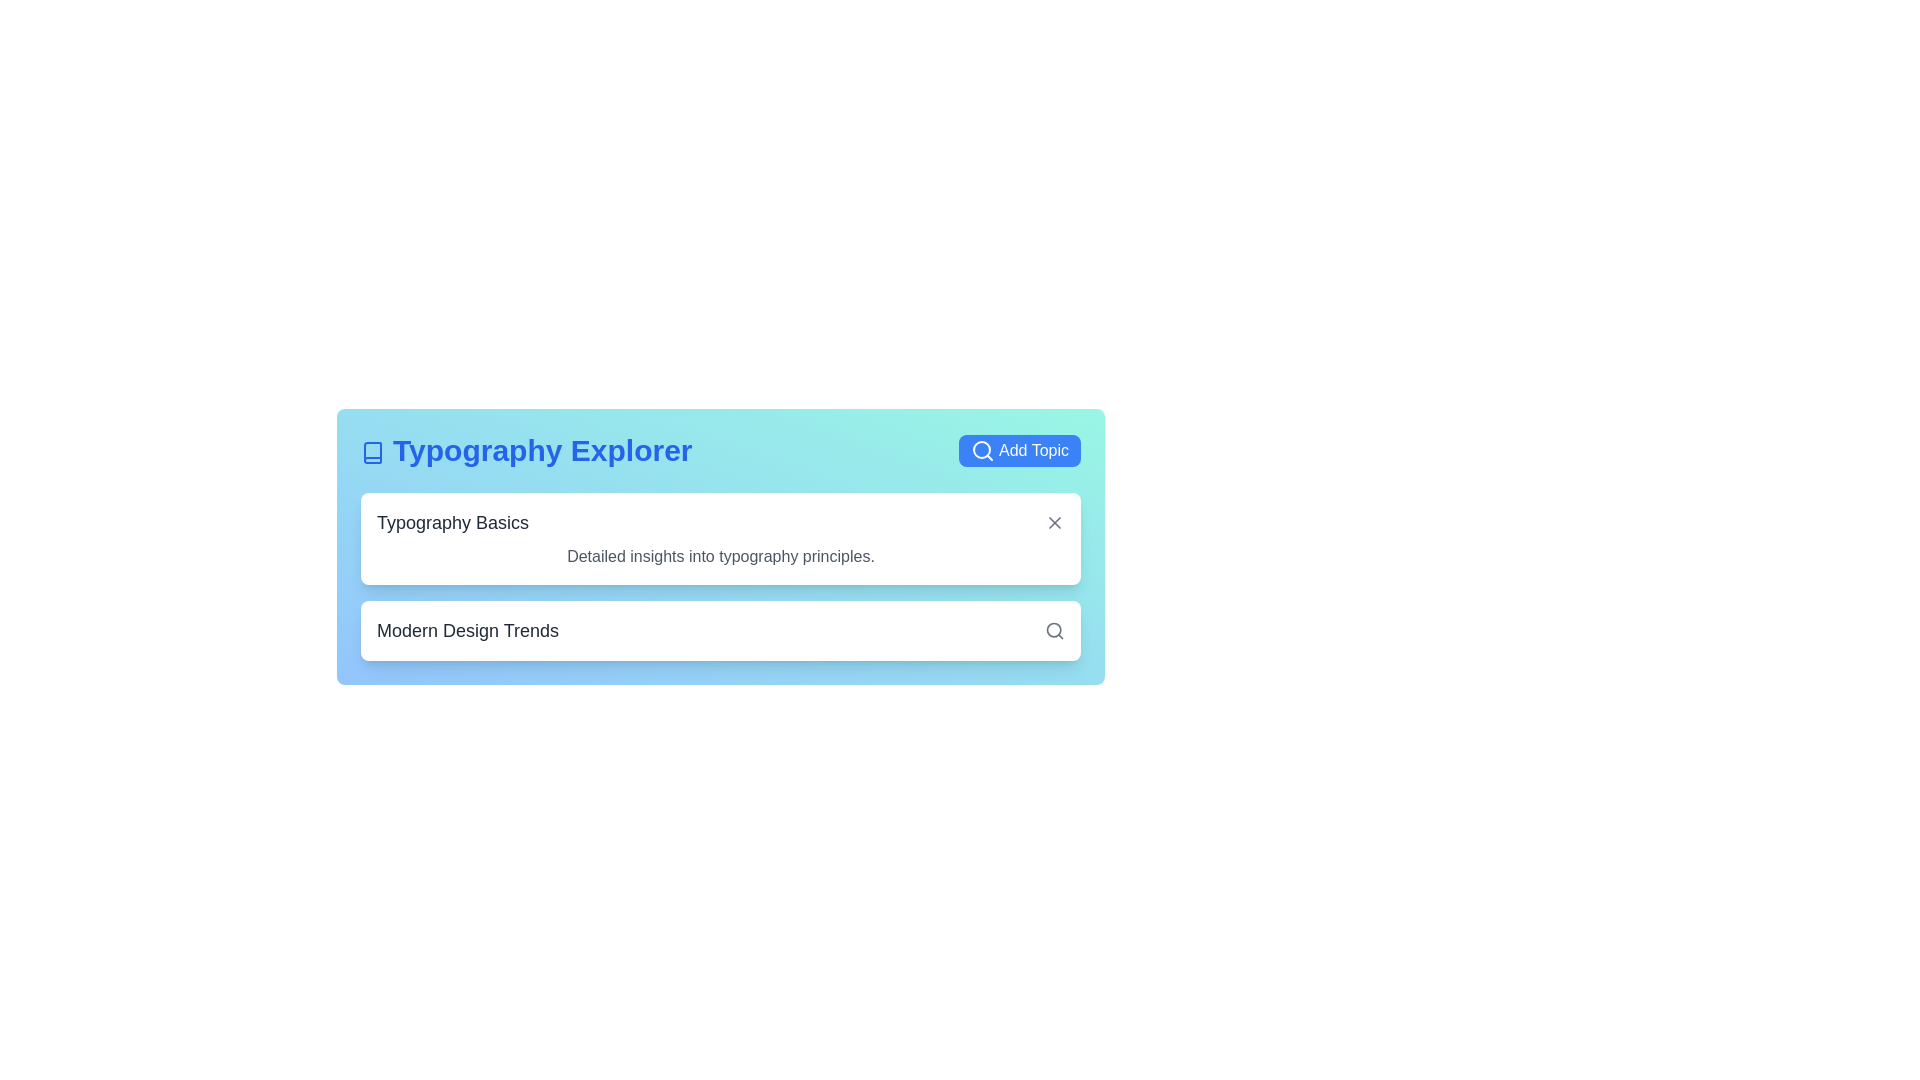 The height and width of the screenshot is (1080, 1920). What do you see at coordinates (526, 451) in the screenshot?
I see `text label 'Typography Explorer' which is prominently displayed in bold, large blue font, located in the upper left portion of a card-like interface` at bounding box center [526, 451].